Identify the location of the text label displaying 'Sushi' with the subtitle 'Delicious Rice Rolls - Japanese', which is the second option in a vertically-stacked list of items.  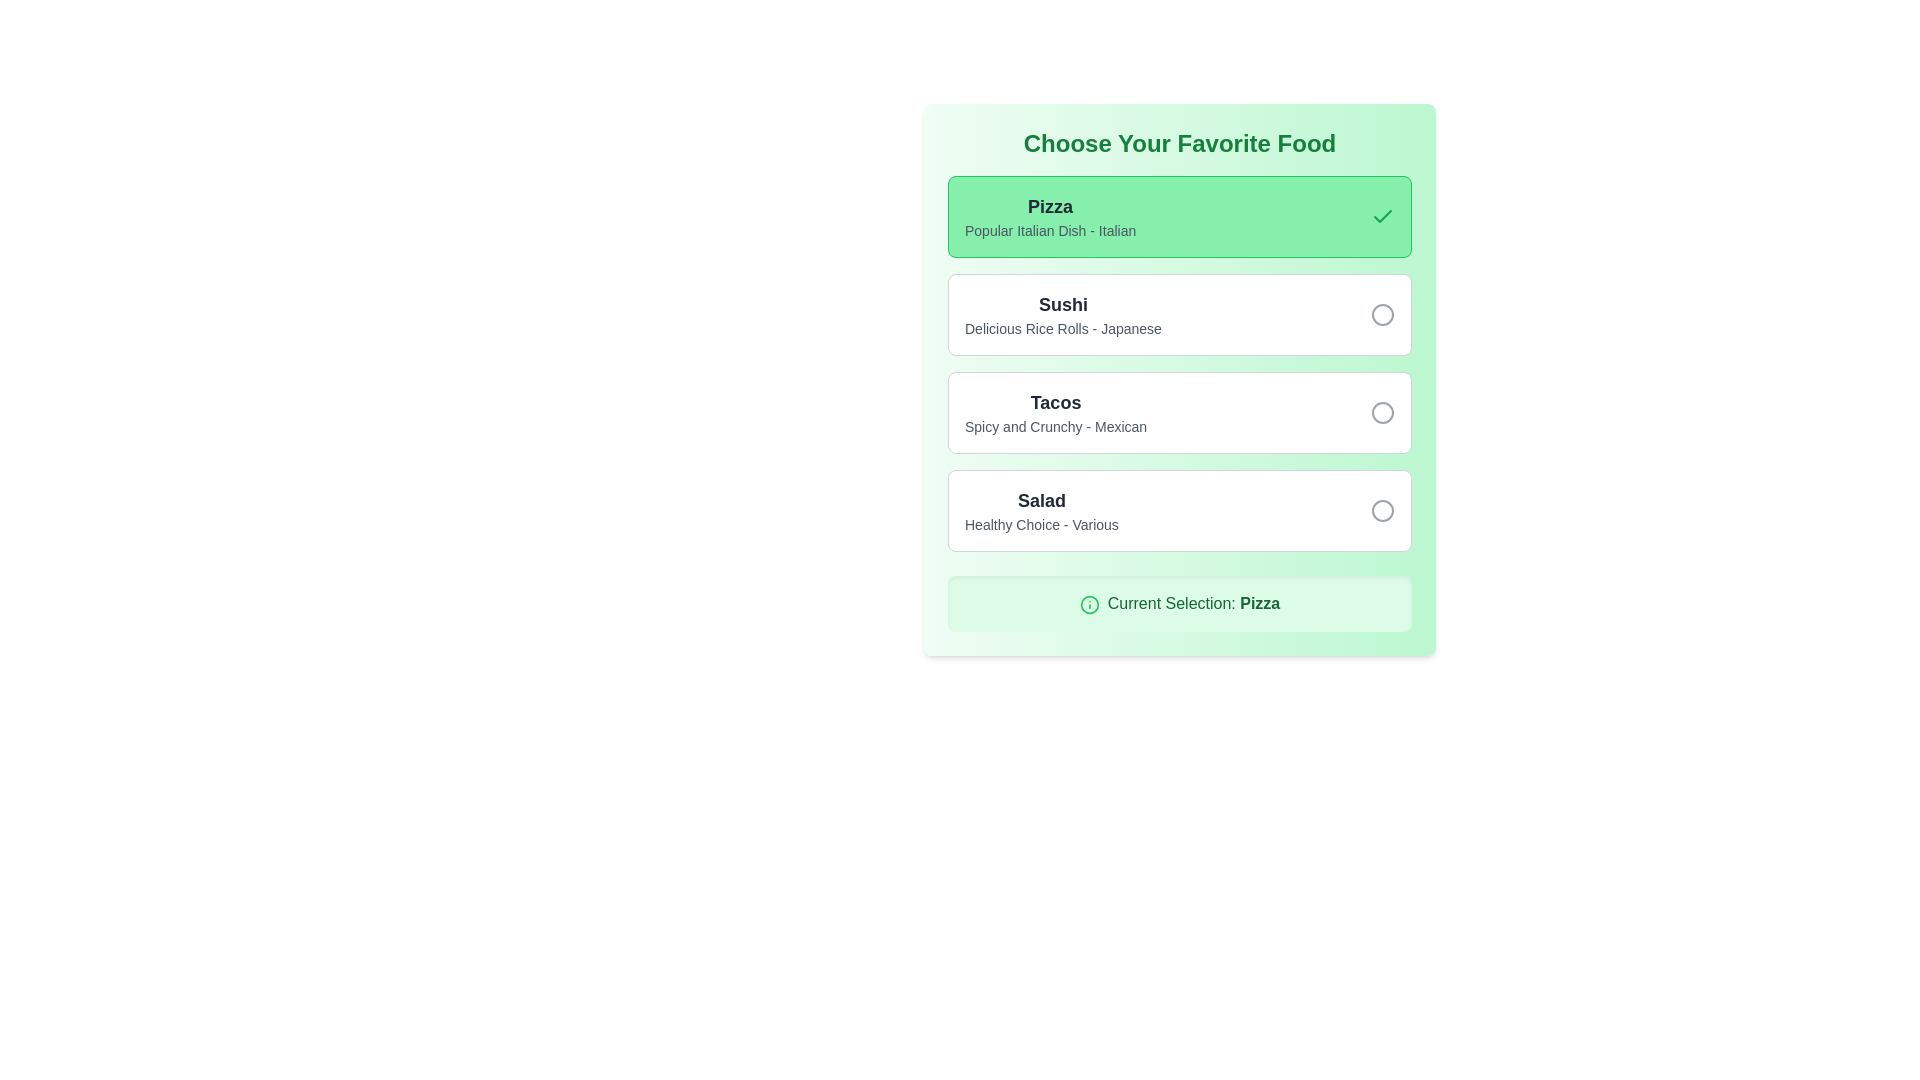
(1062, 315).